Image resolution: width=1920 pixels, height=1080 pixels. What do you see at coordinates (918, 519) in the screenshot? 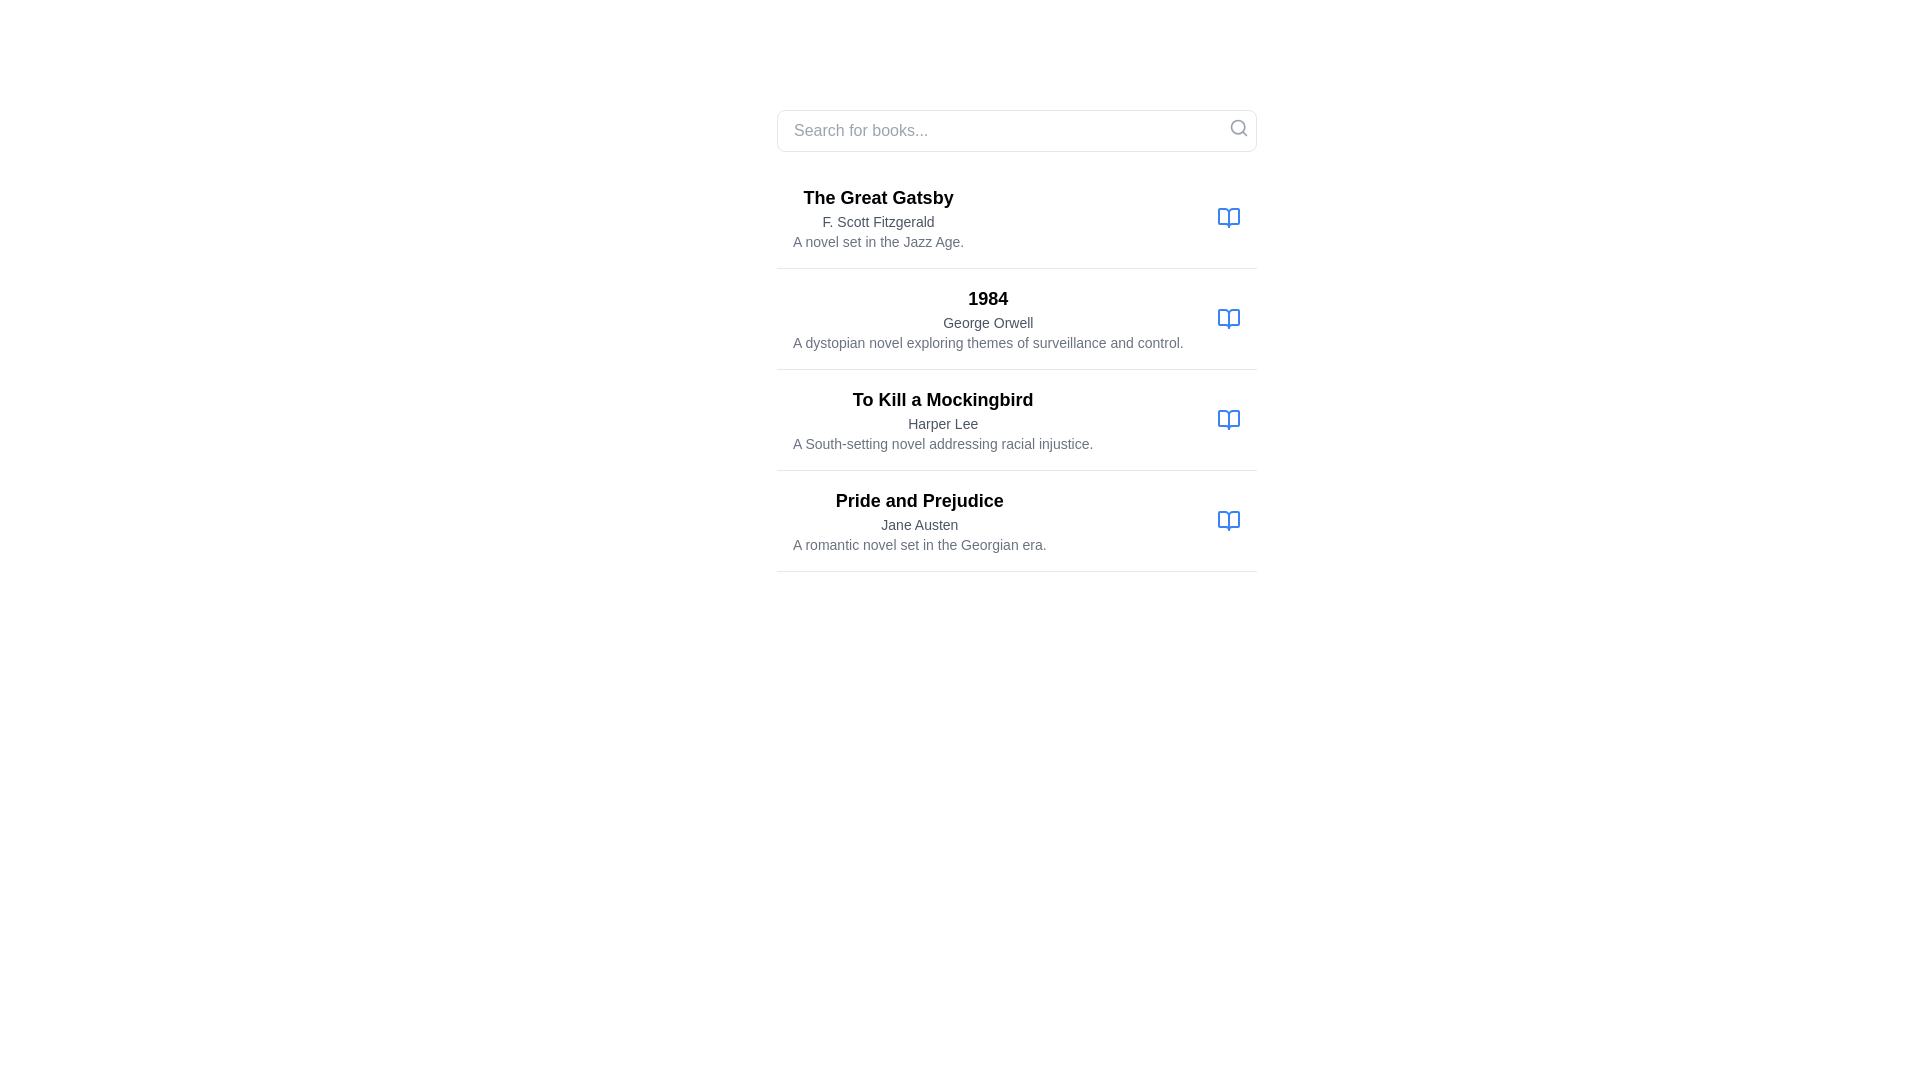
I see `the display block containing the text for the book 'Pride and Prejudice', which provides information about the book's title, author, and description, located fourth from the top in the list of book entries` at bounding box center [918, 519].